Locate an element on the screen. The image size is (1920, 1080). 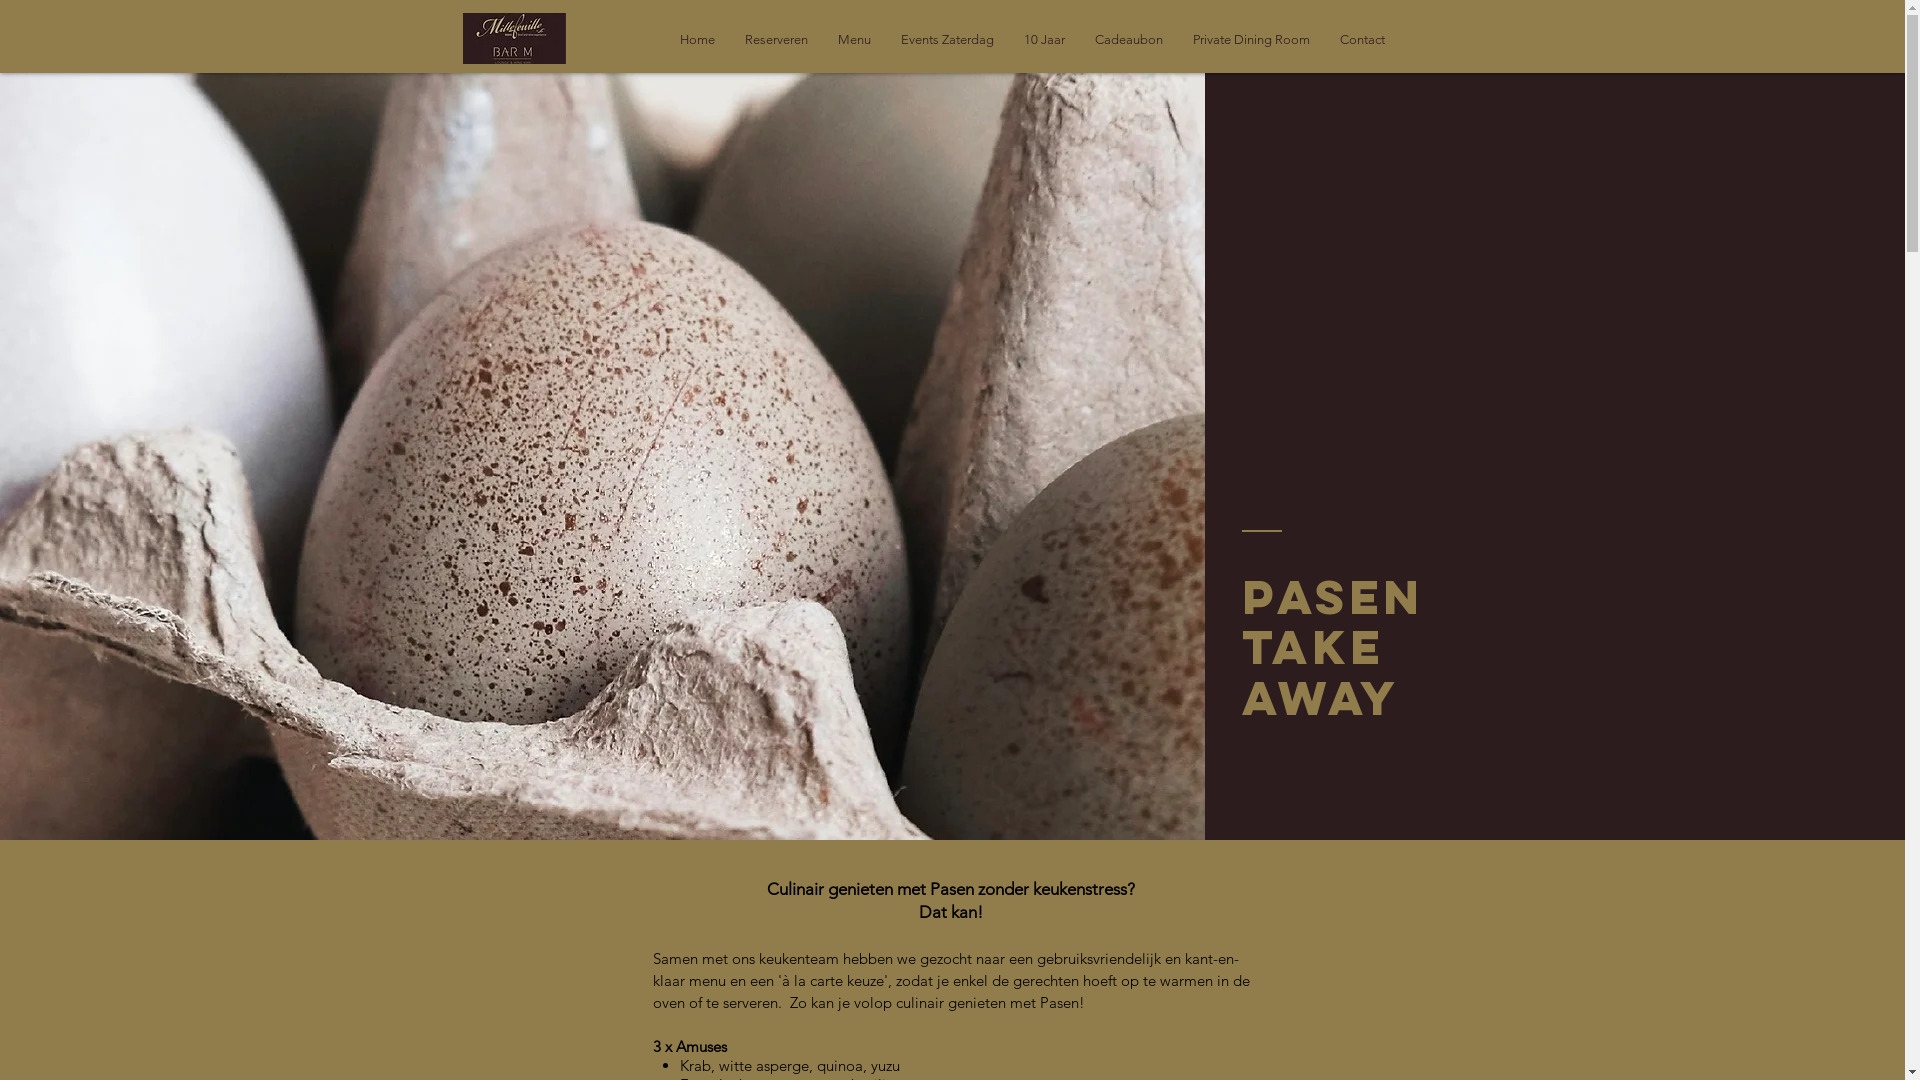
'Home' is located at coordinates (696, 39).